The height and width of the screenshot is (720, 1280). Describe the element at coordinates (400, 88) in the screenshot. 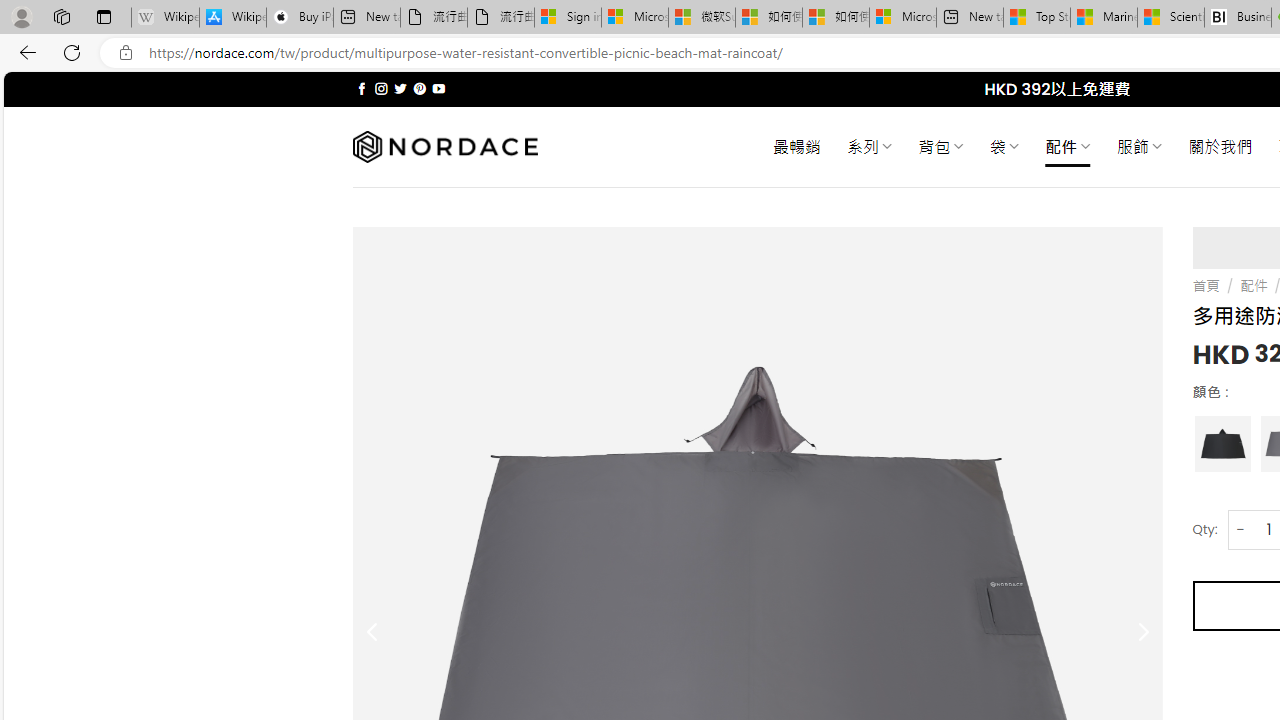

I see `'Follow on Twitter'` at that location.